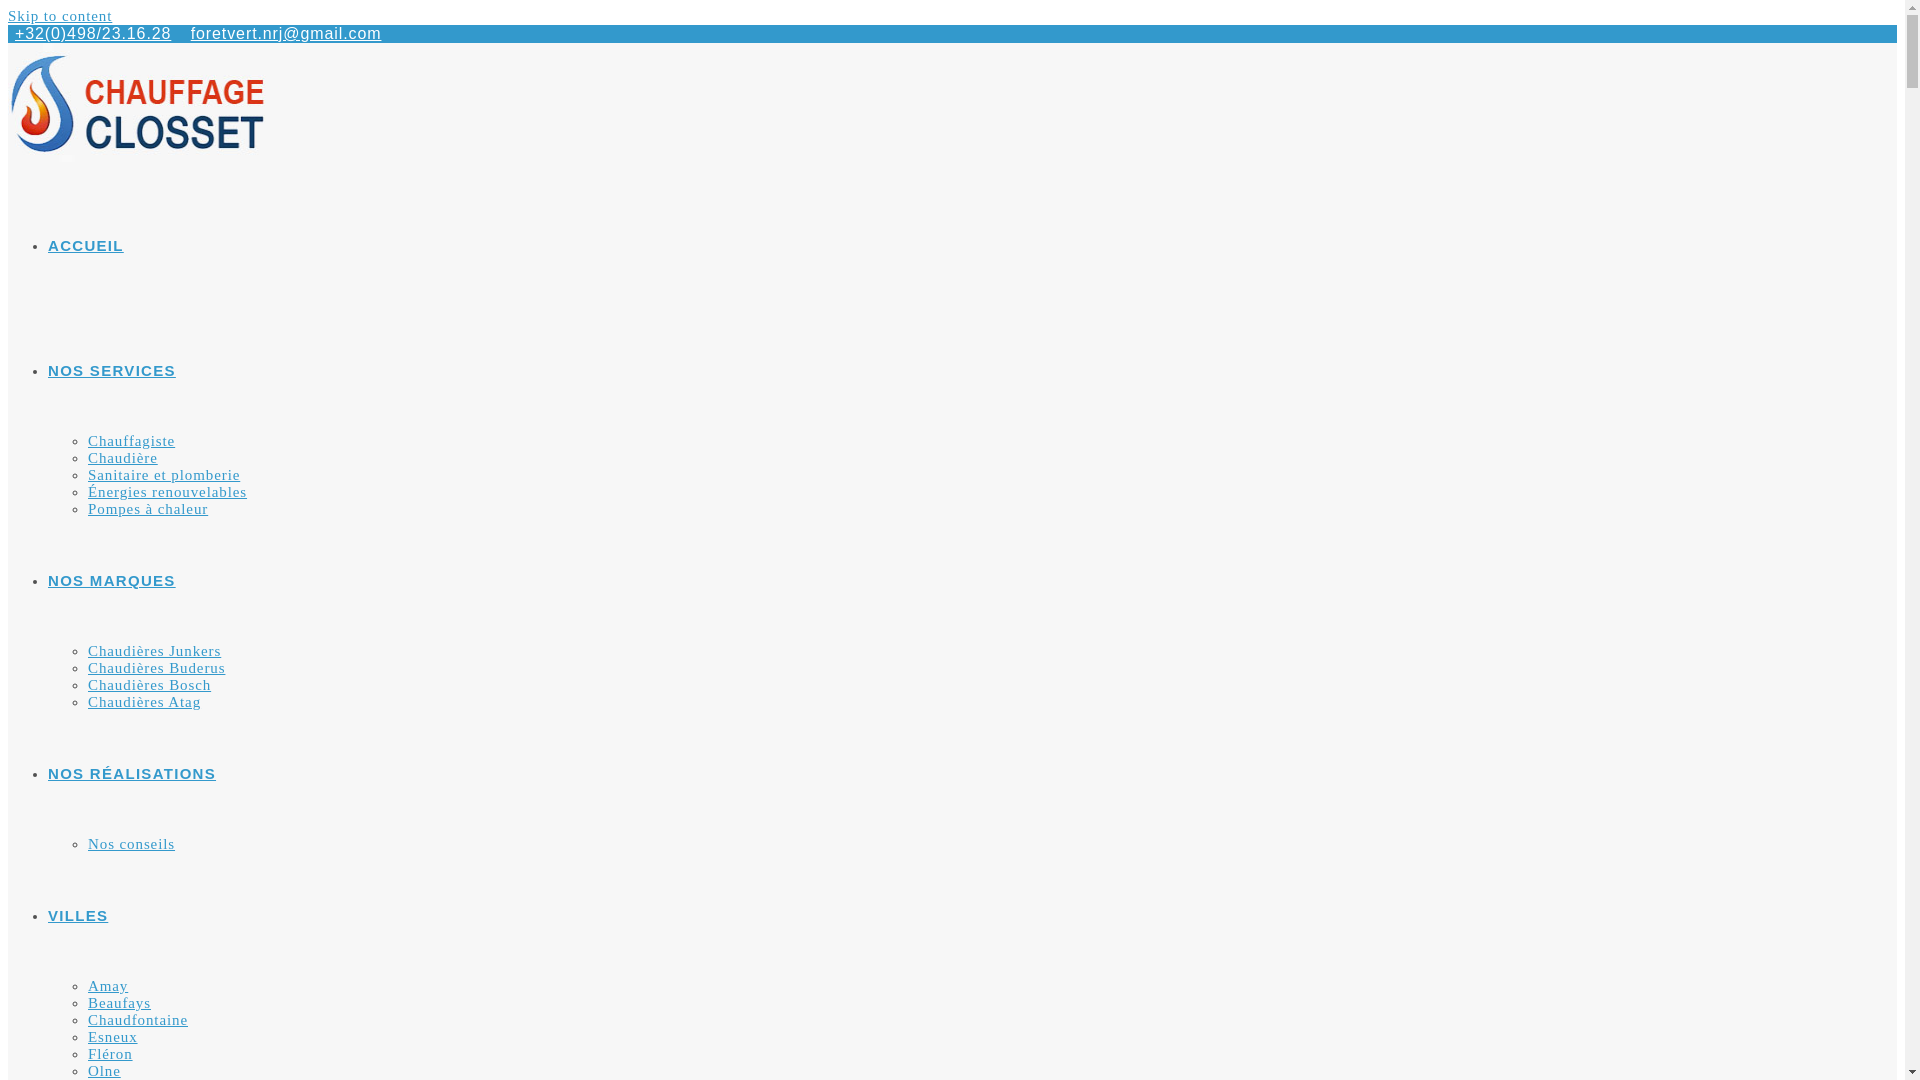  Describe the element at coordinates (110, 580) in the screenshot. I see `'NOS MARQUES'` at that location.